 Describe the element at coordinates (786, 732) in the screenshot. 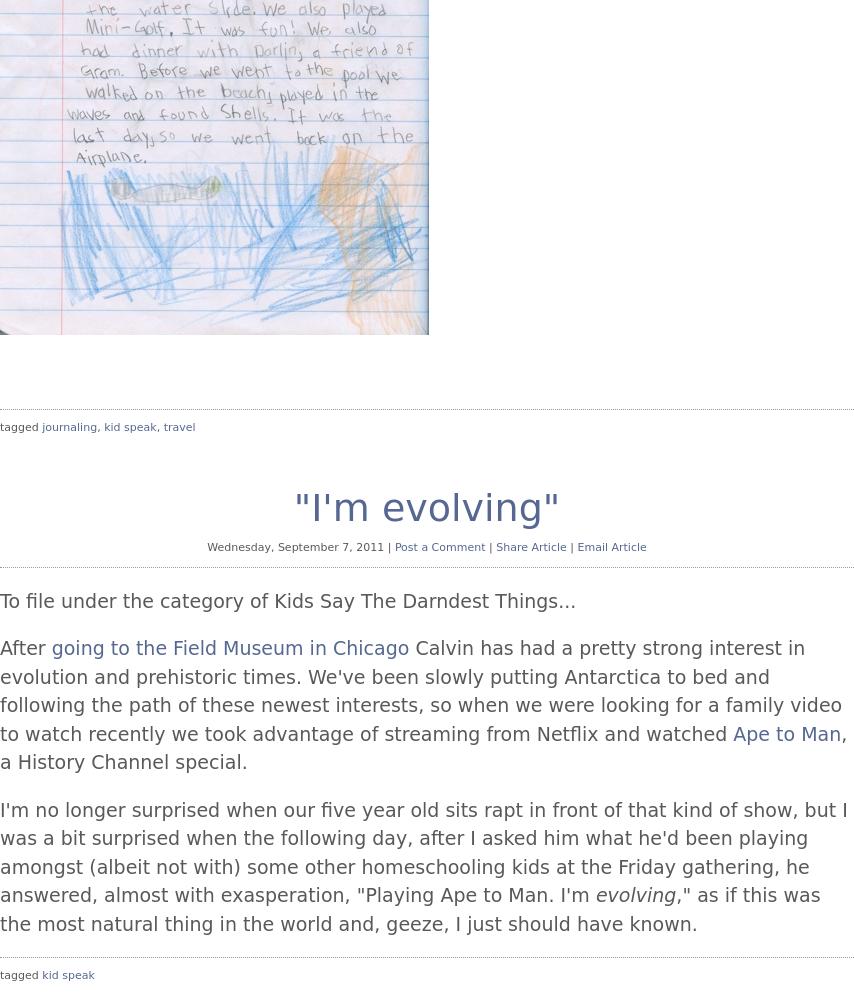

I see `'Ape to Man'` at that location.